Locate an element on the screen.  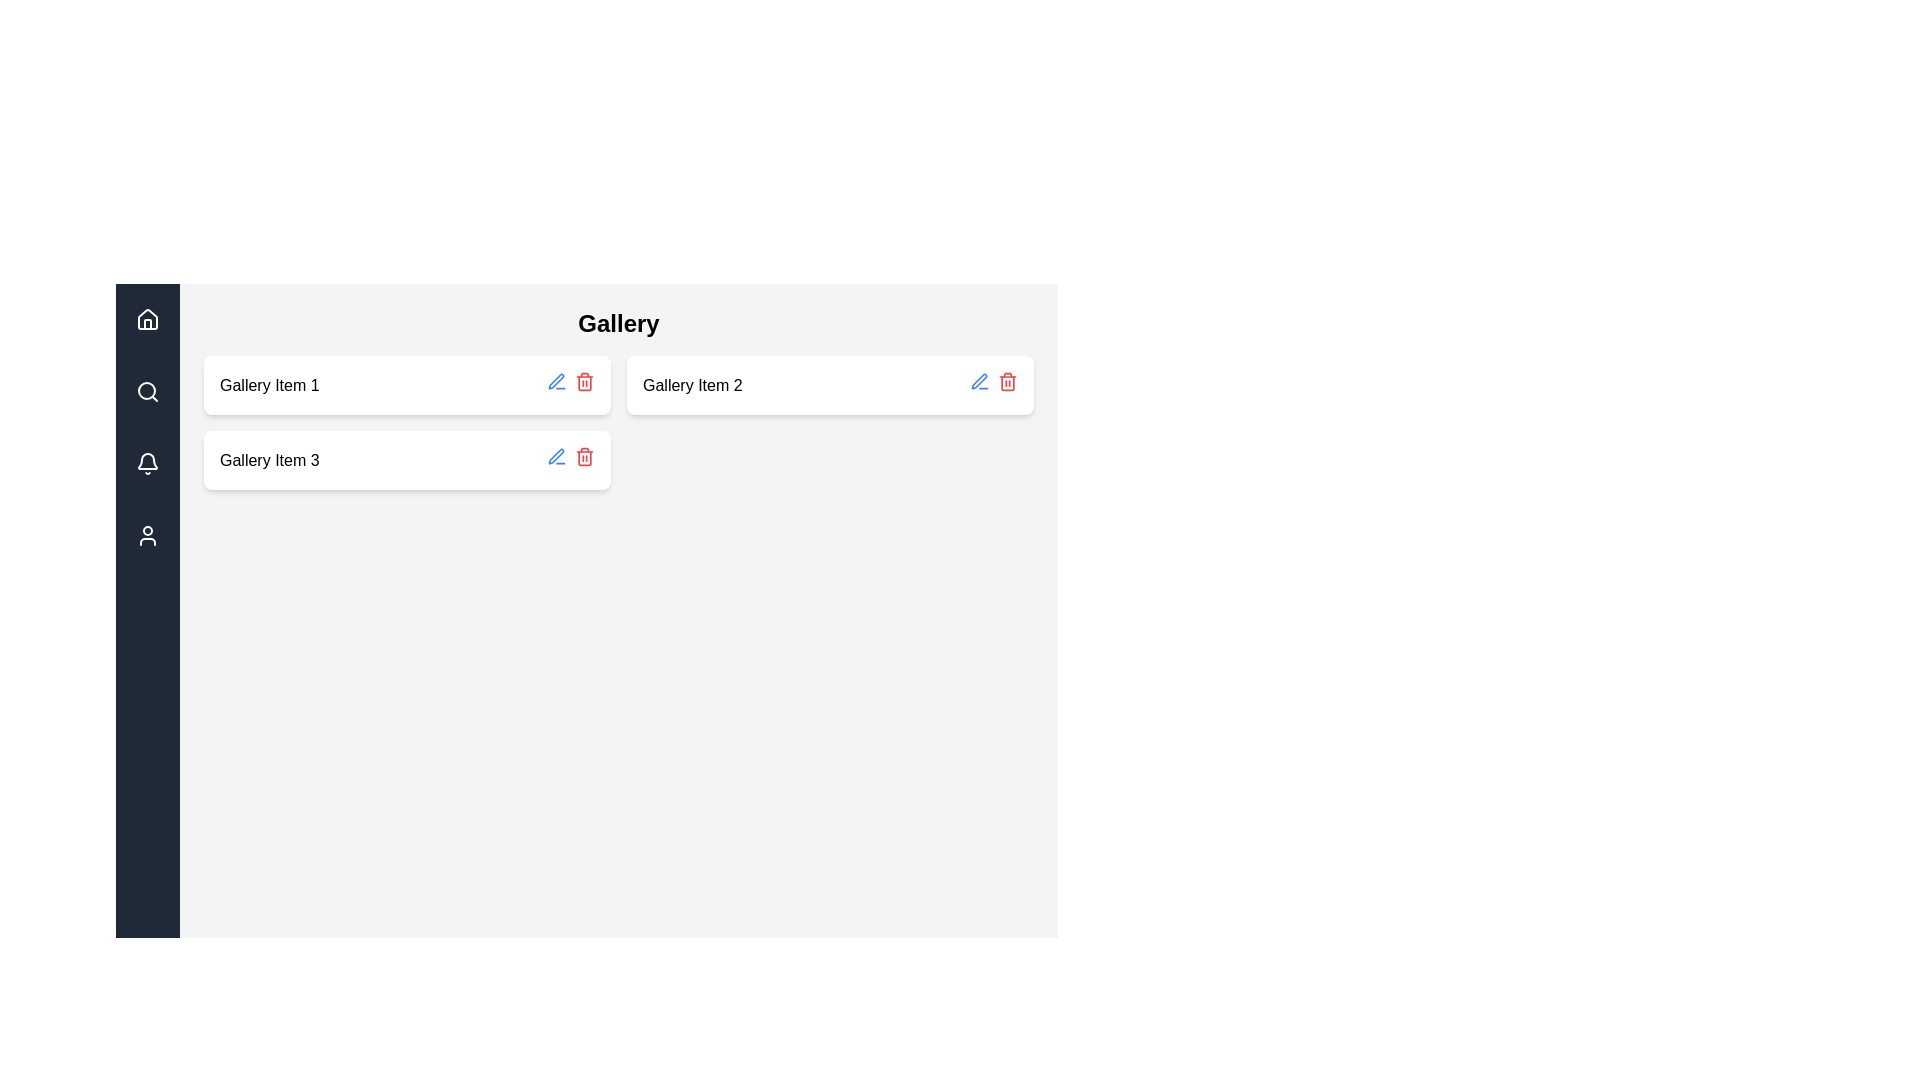
the inner circular part of the magnifying glass icon, which signifies the search functionality, located on the sidebar as the second icon from the top is located at coordinates (146, 390).